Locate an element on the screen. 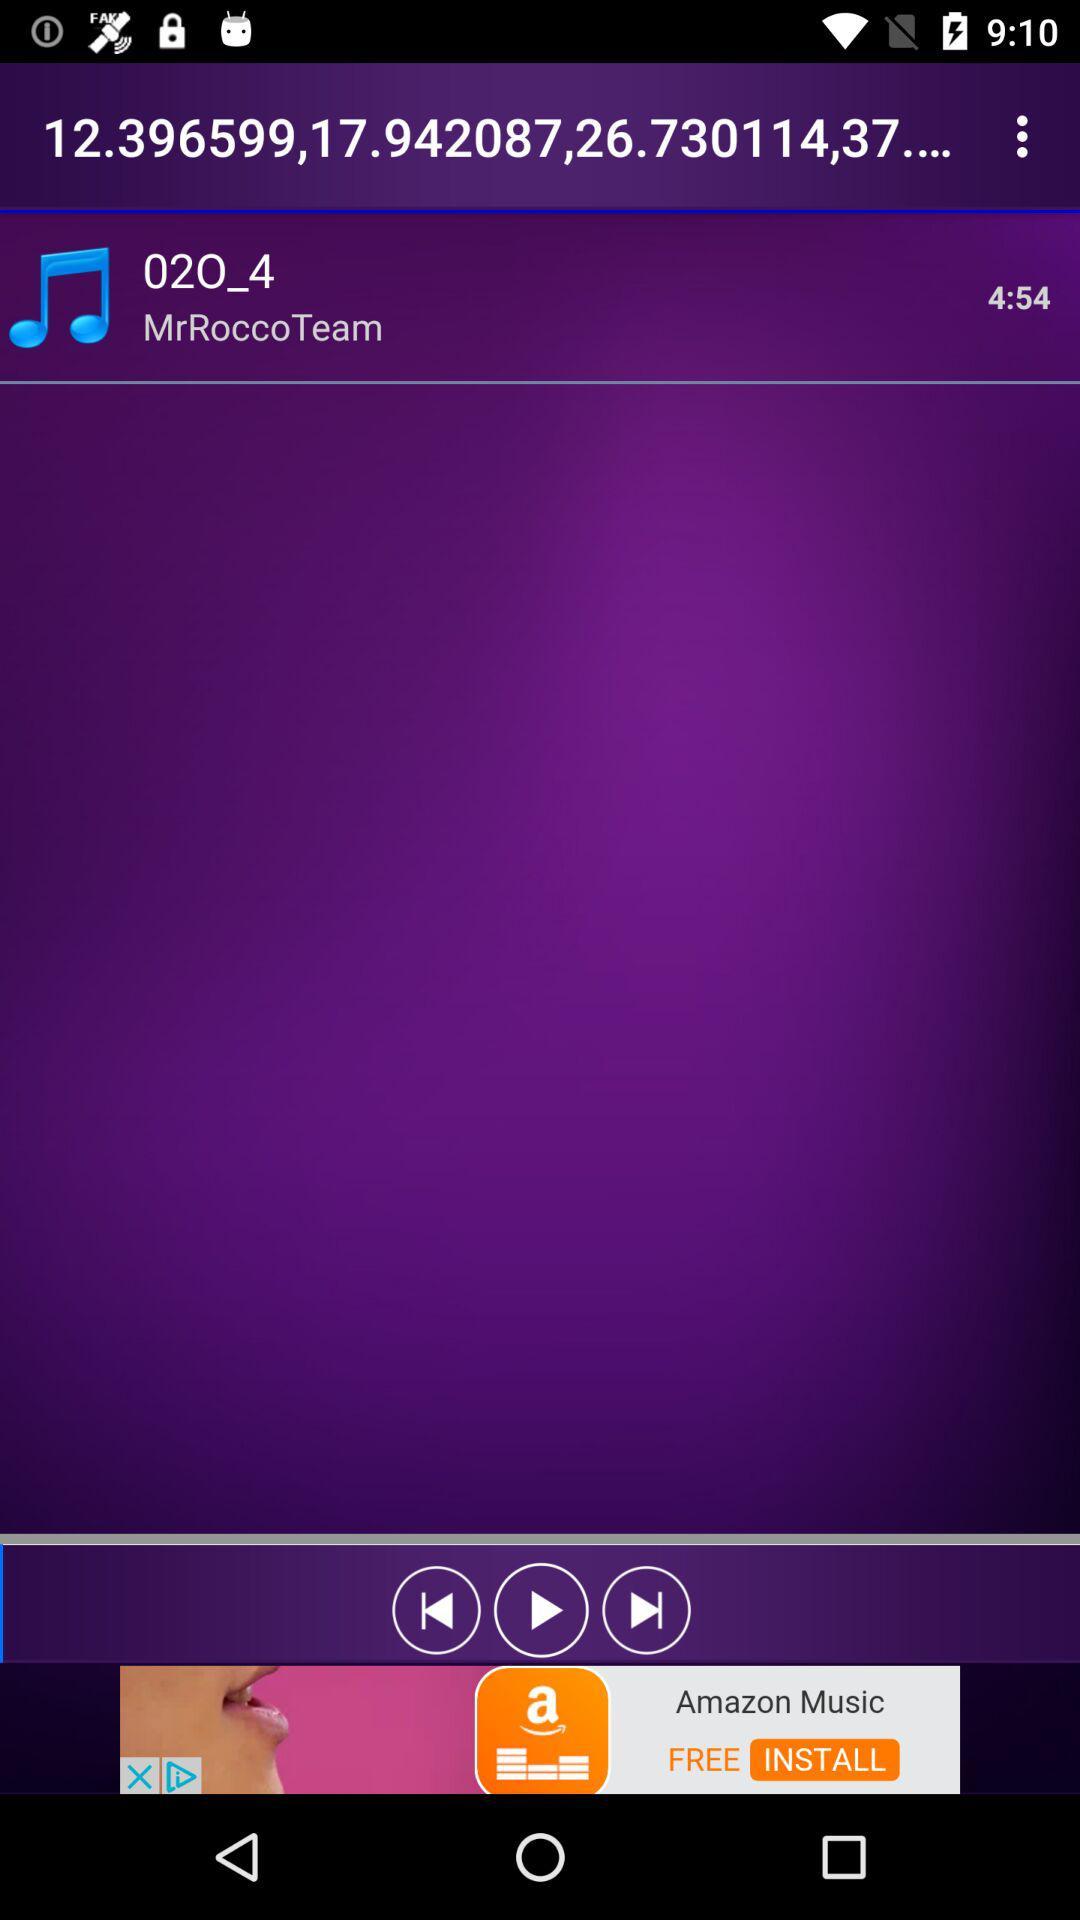 Image resolution: width=1080 pixels, height=1920 pixels. advertisements is located at coordinates (540, 1727).